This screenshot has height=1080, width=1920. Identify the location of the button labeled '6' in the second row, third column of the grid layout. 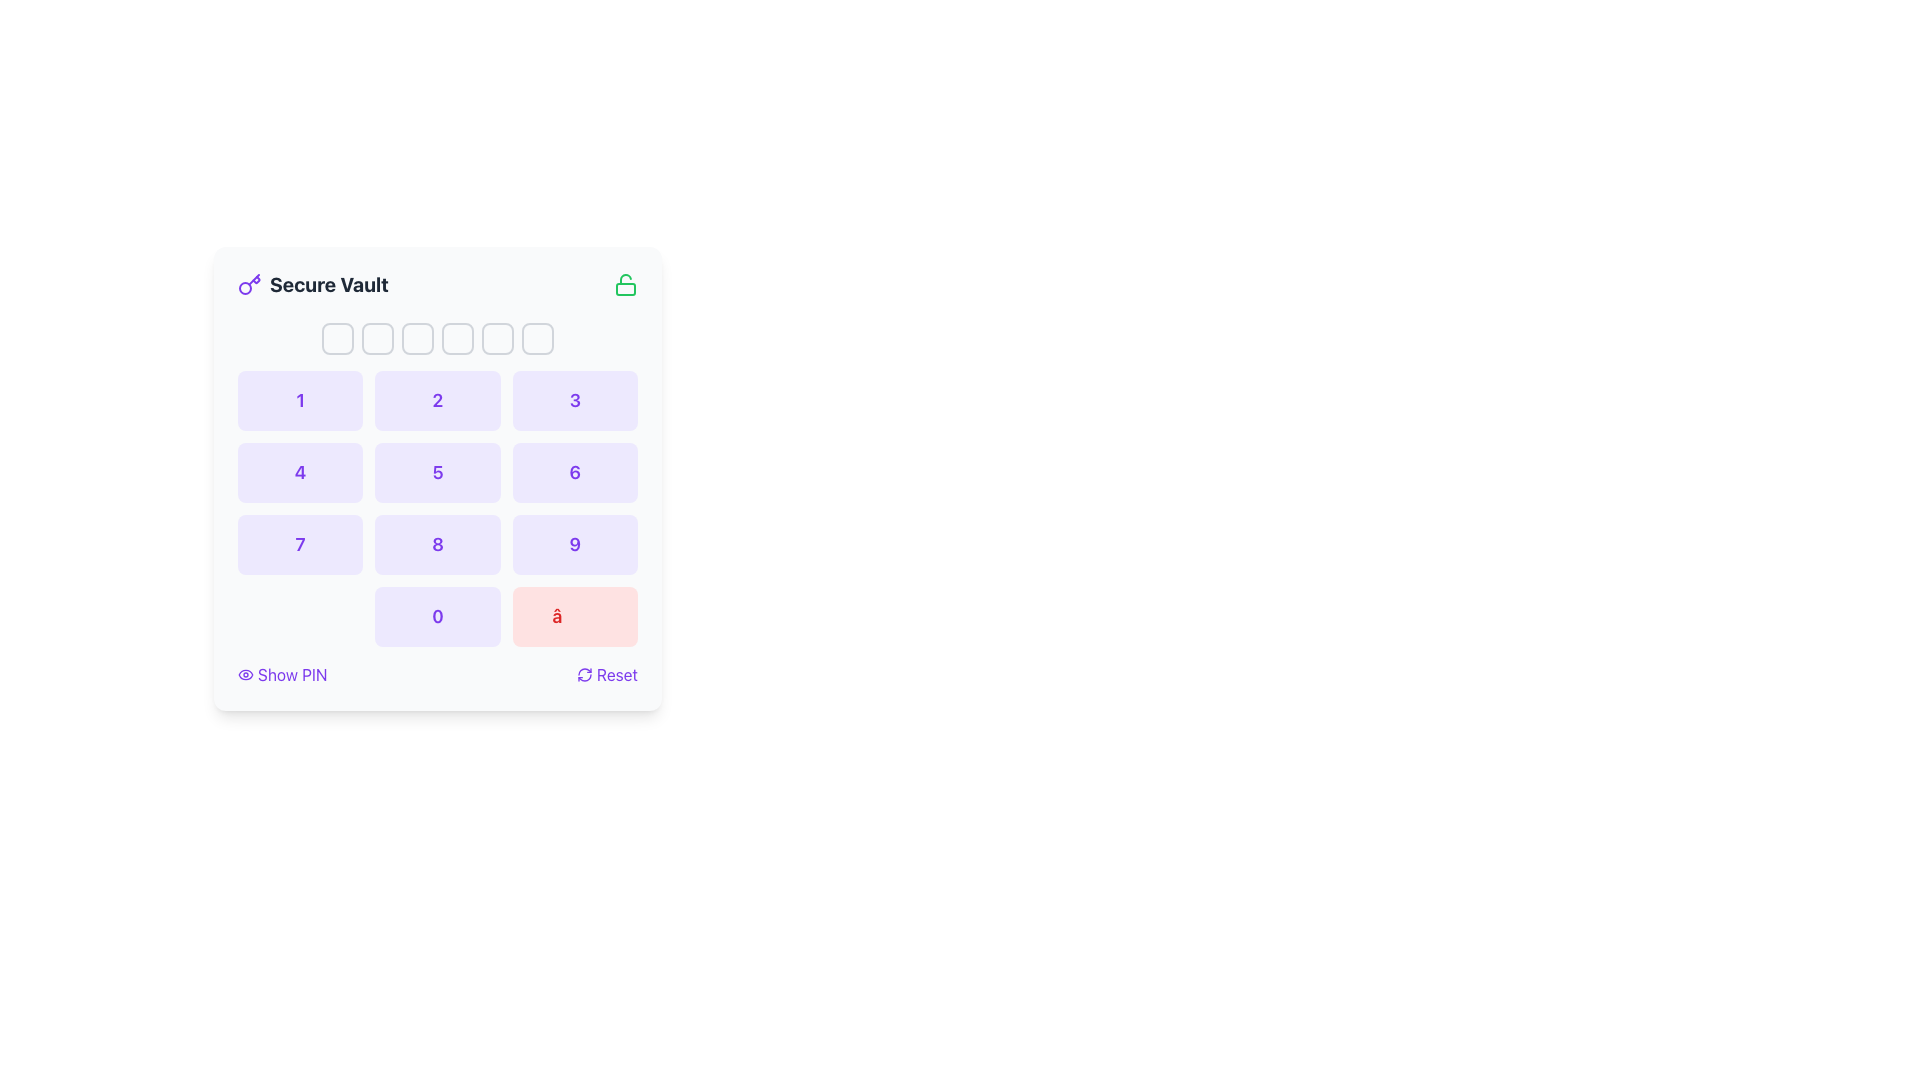
(574, 473).